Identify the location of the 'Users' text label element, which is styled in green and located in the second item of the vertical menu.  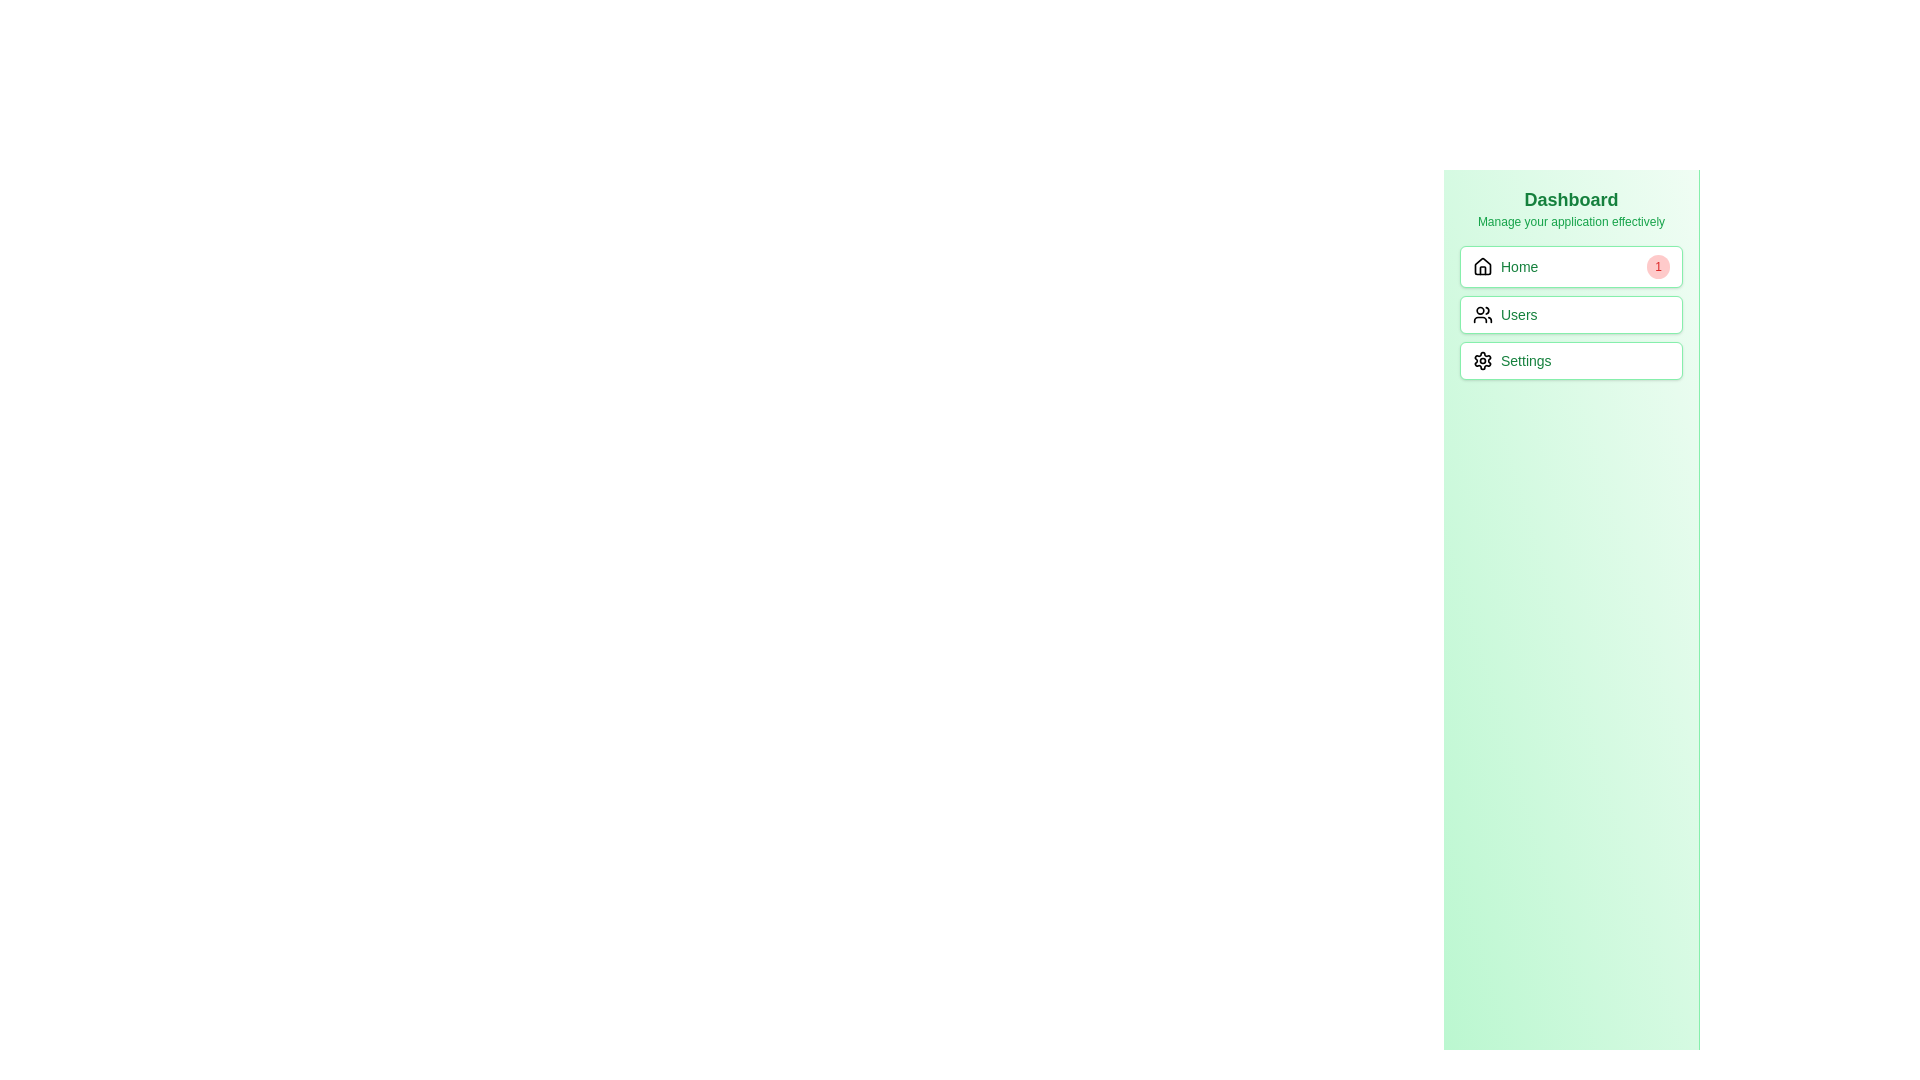
(1505, 315).